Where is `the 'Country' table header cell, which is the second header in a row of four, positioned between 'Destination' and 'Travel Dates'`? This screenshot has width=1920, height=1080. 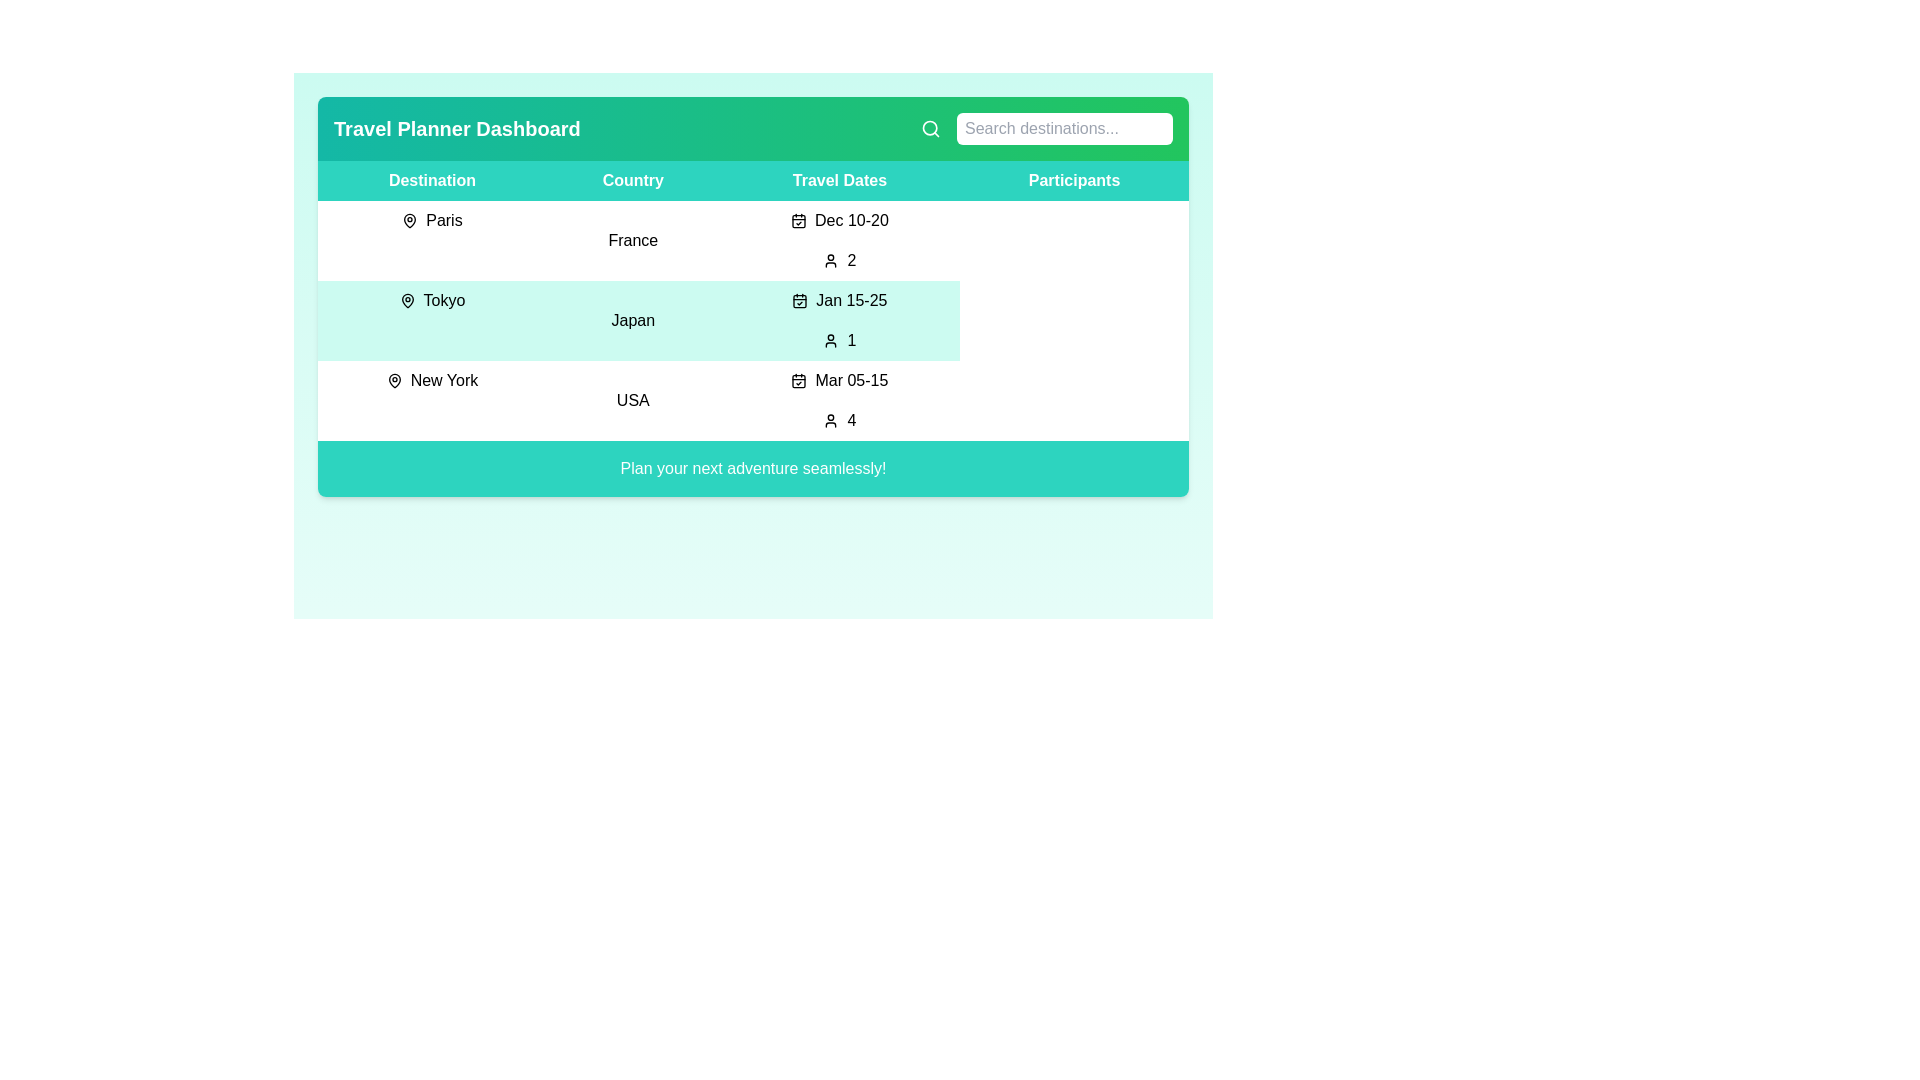
the 'Country' table header cell, which is the second header in a row of four, positioned between 'Destination' and 'Travel Dates' is located at coordinates (632, 181).